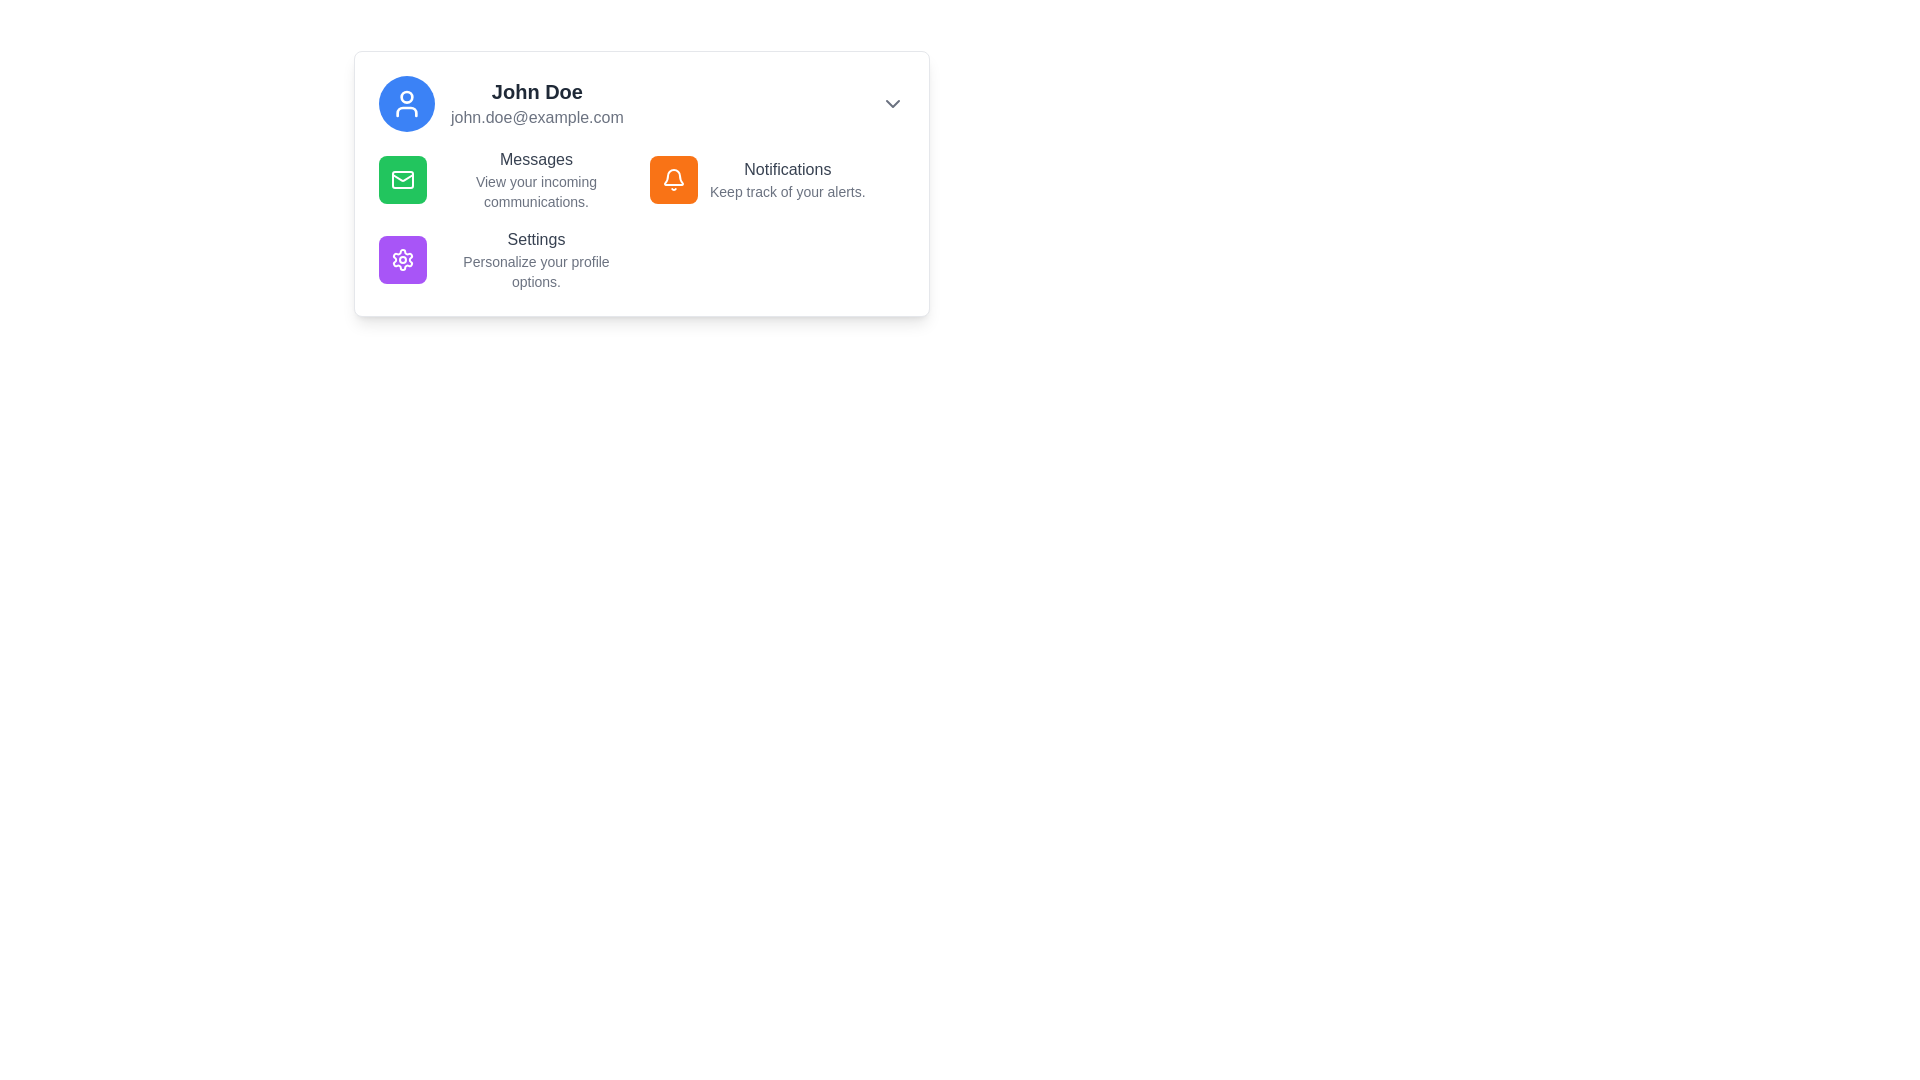 Image resolution: width=1920 pixels, height=1080 pixels. I want to click on the 'Settings' text block, which is styled in medium-dark gray and contains subtext for personalizing profile options, located between 'Messages' and 'Notifications', so click(536, 258).